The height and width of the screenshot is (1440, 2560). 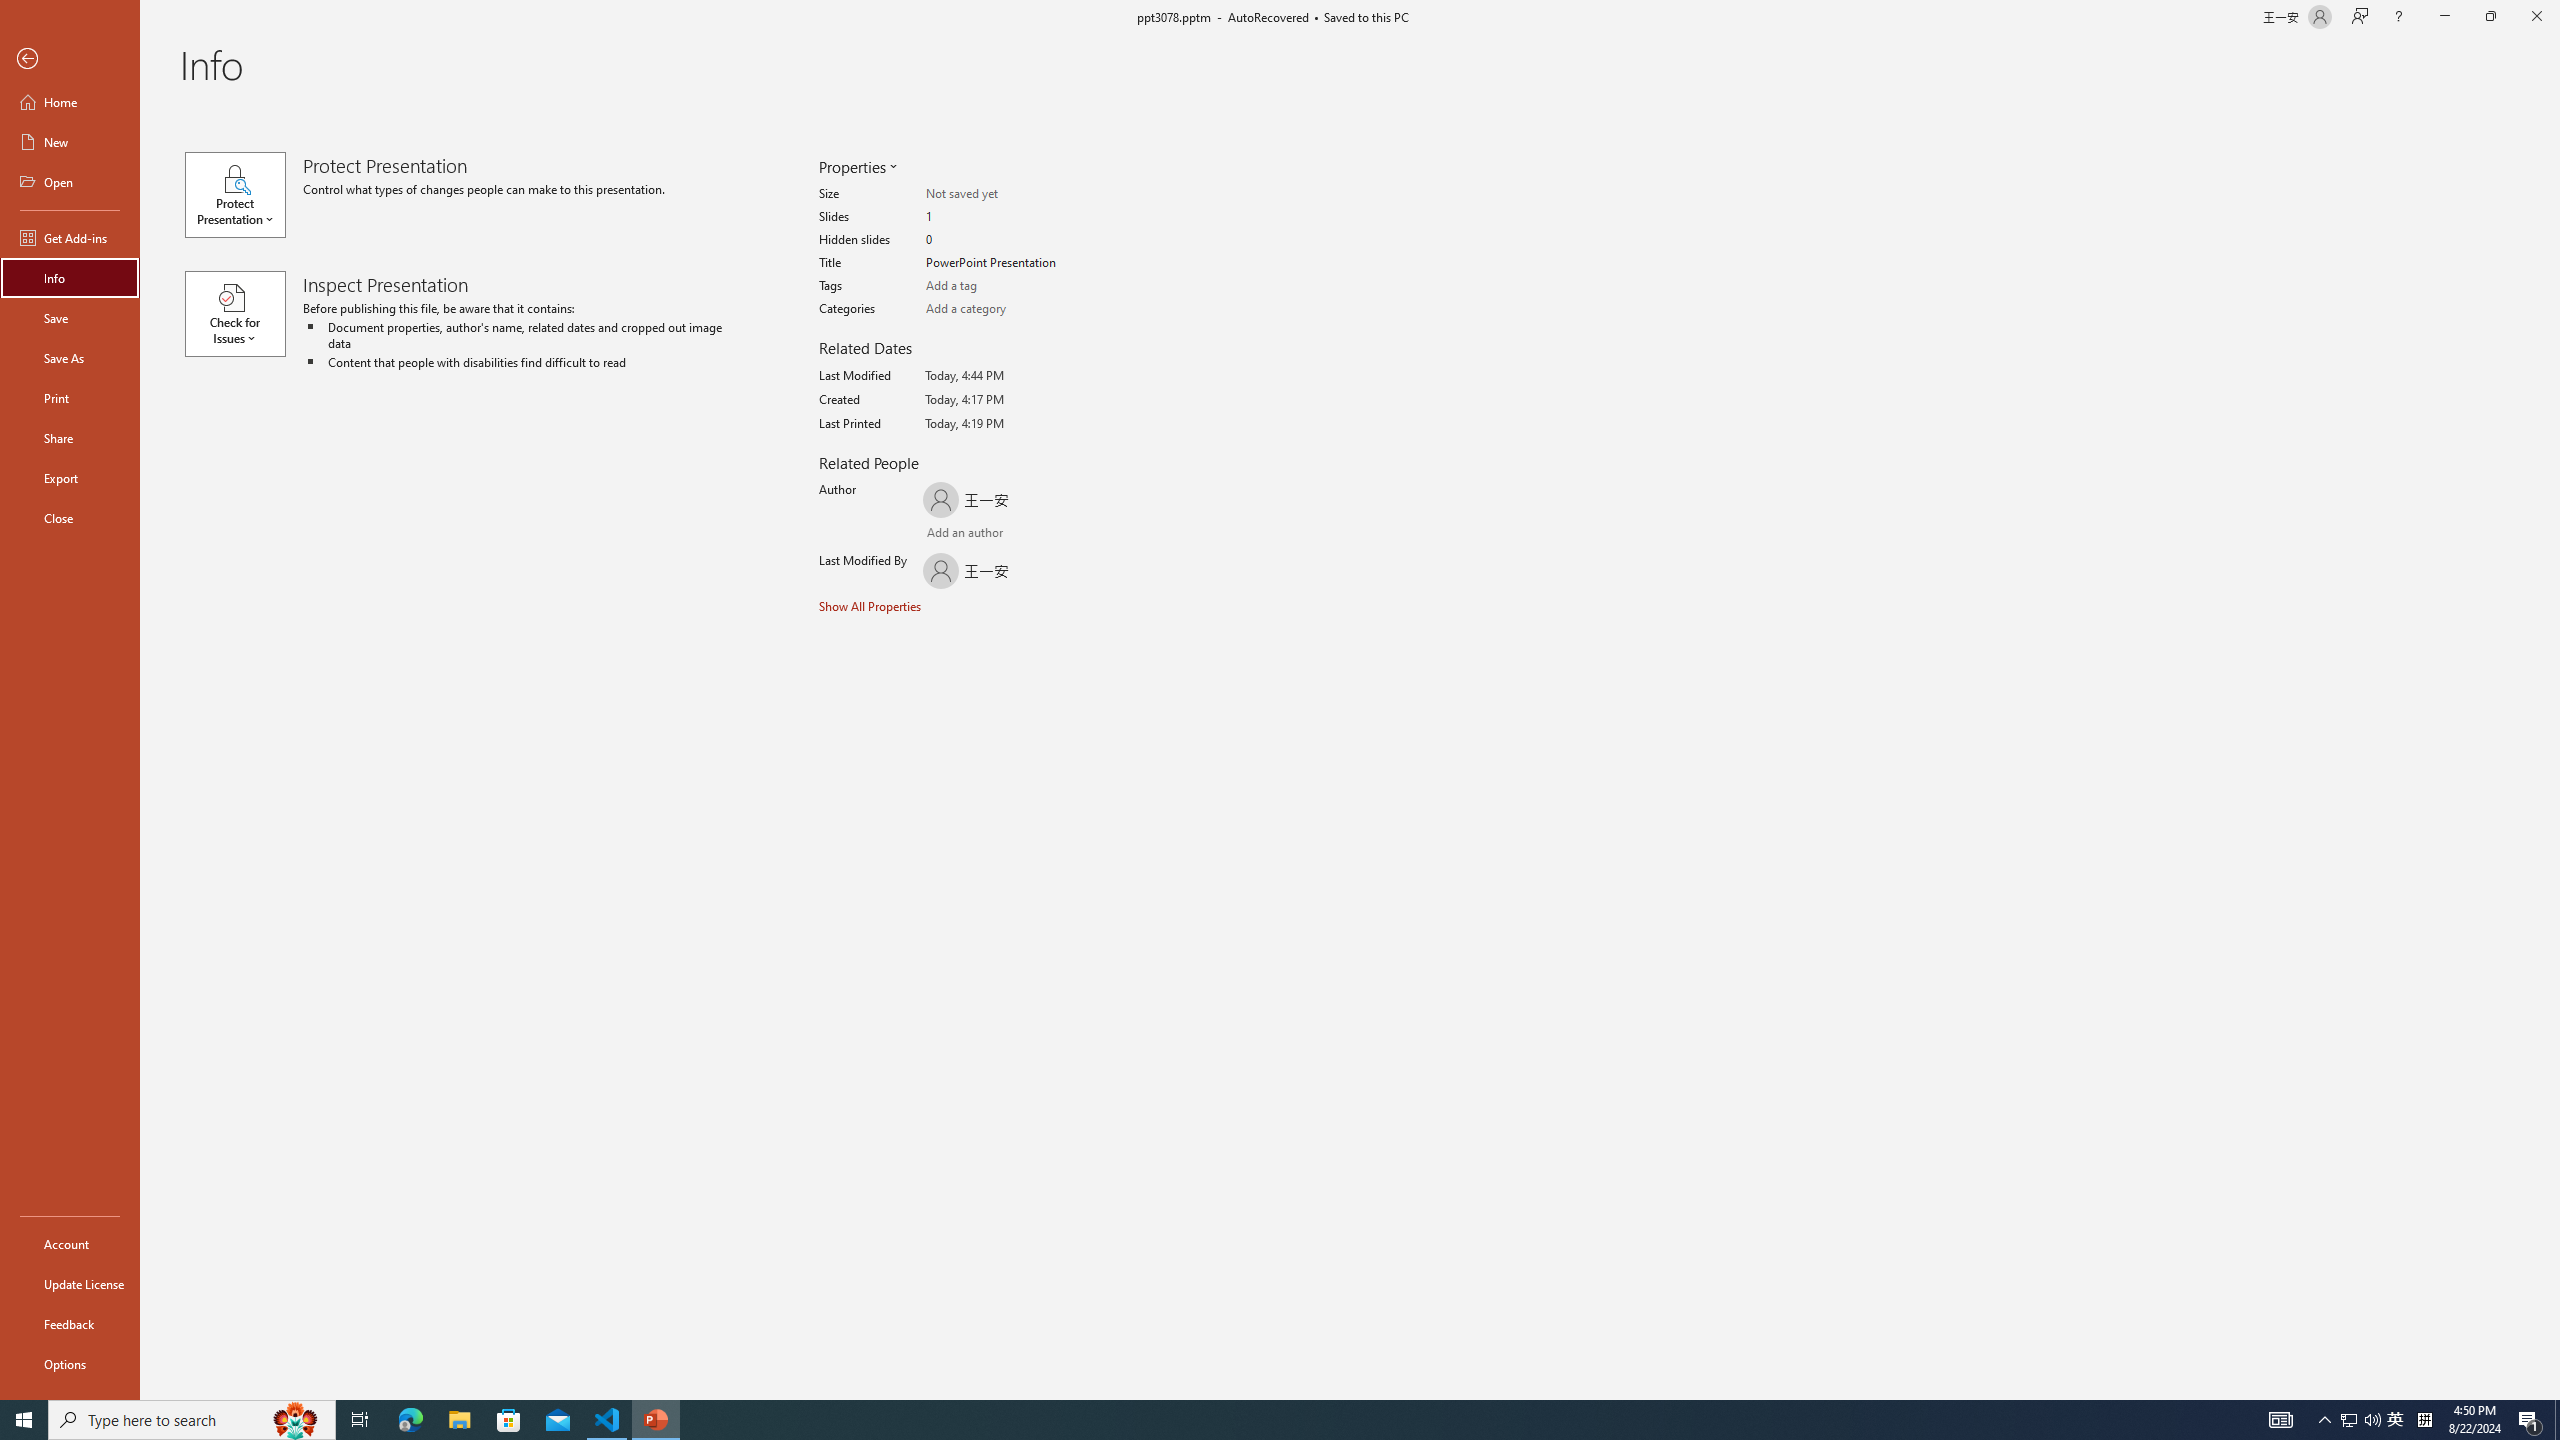 What do you see at coordinates (69, 1244) in the screenshot?
I see `'Account'` at bounding box center [69, 1244].